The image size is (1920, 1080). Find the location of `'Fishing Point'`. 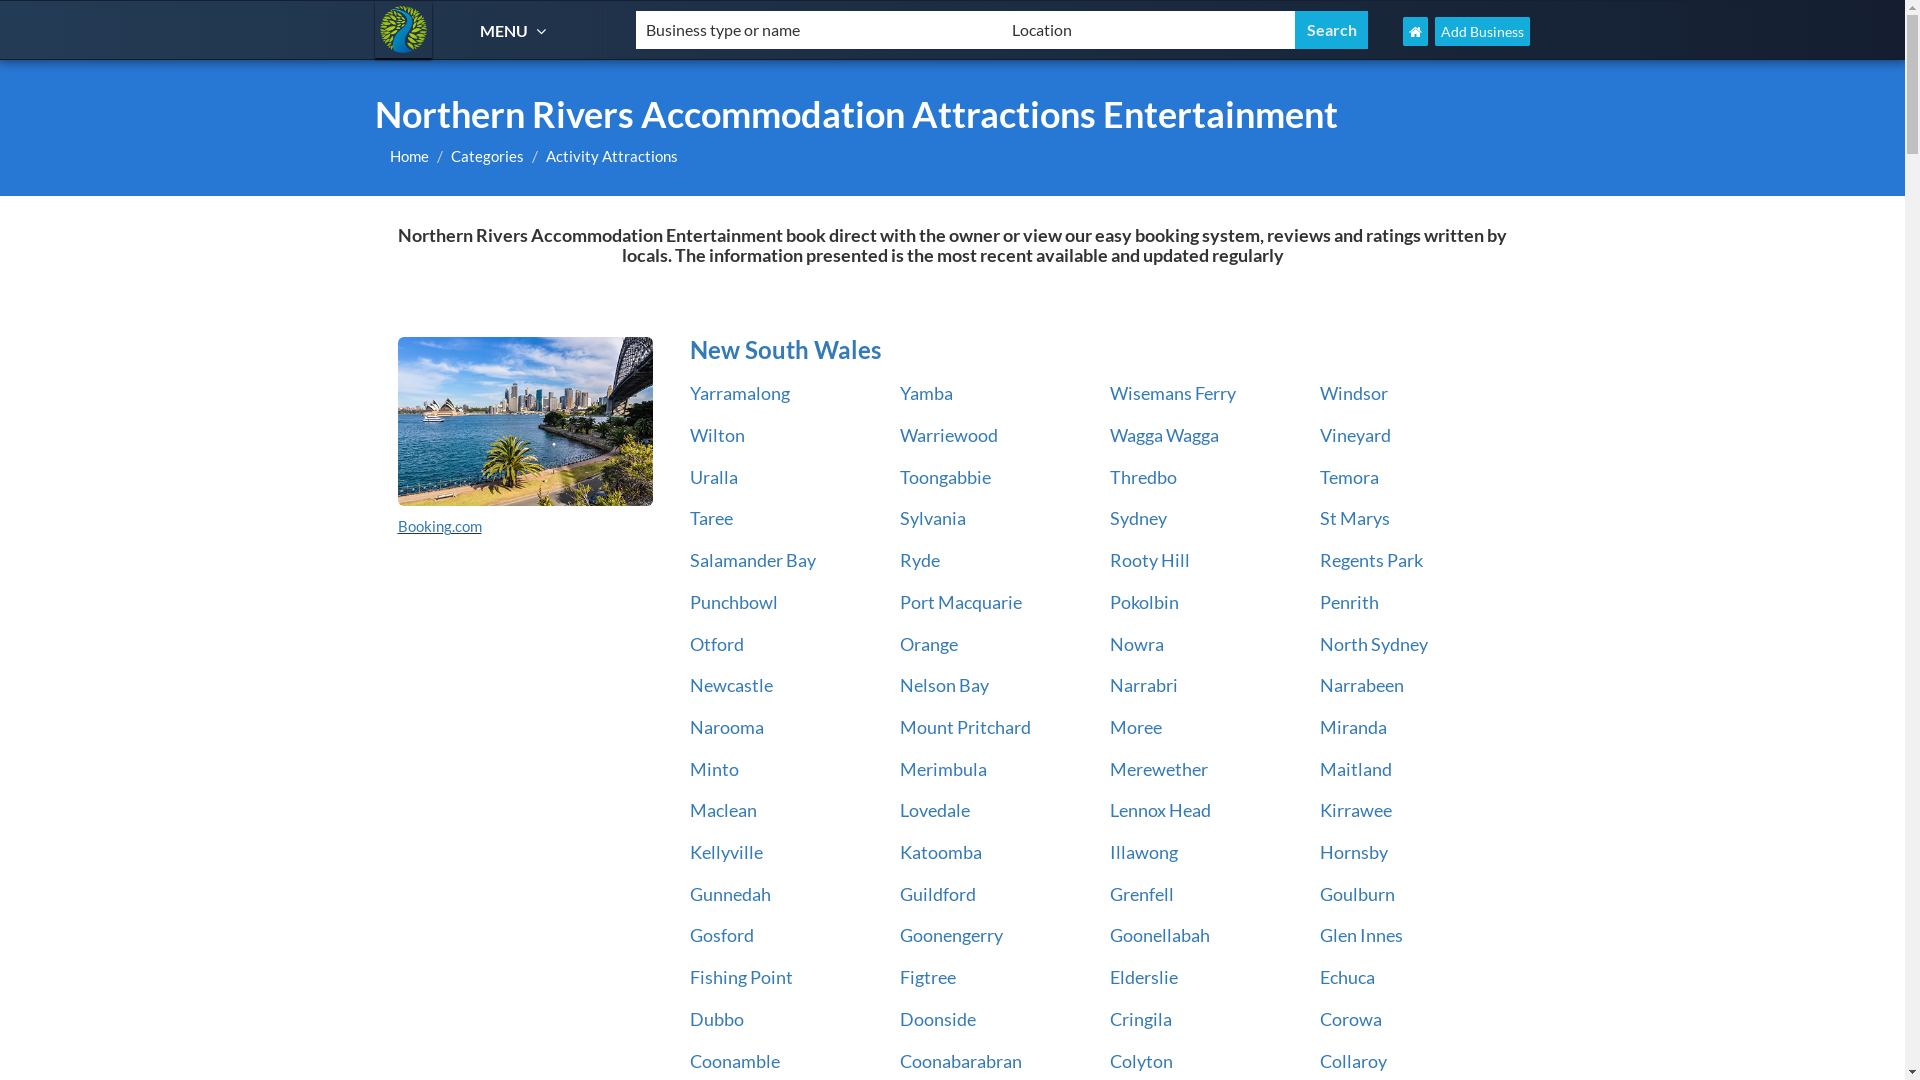

'Fishing Point' is located at coordinates (740, 975).